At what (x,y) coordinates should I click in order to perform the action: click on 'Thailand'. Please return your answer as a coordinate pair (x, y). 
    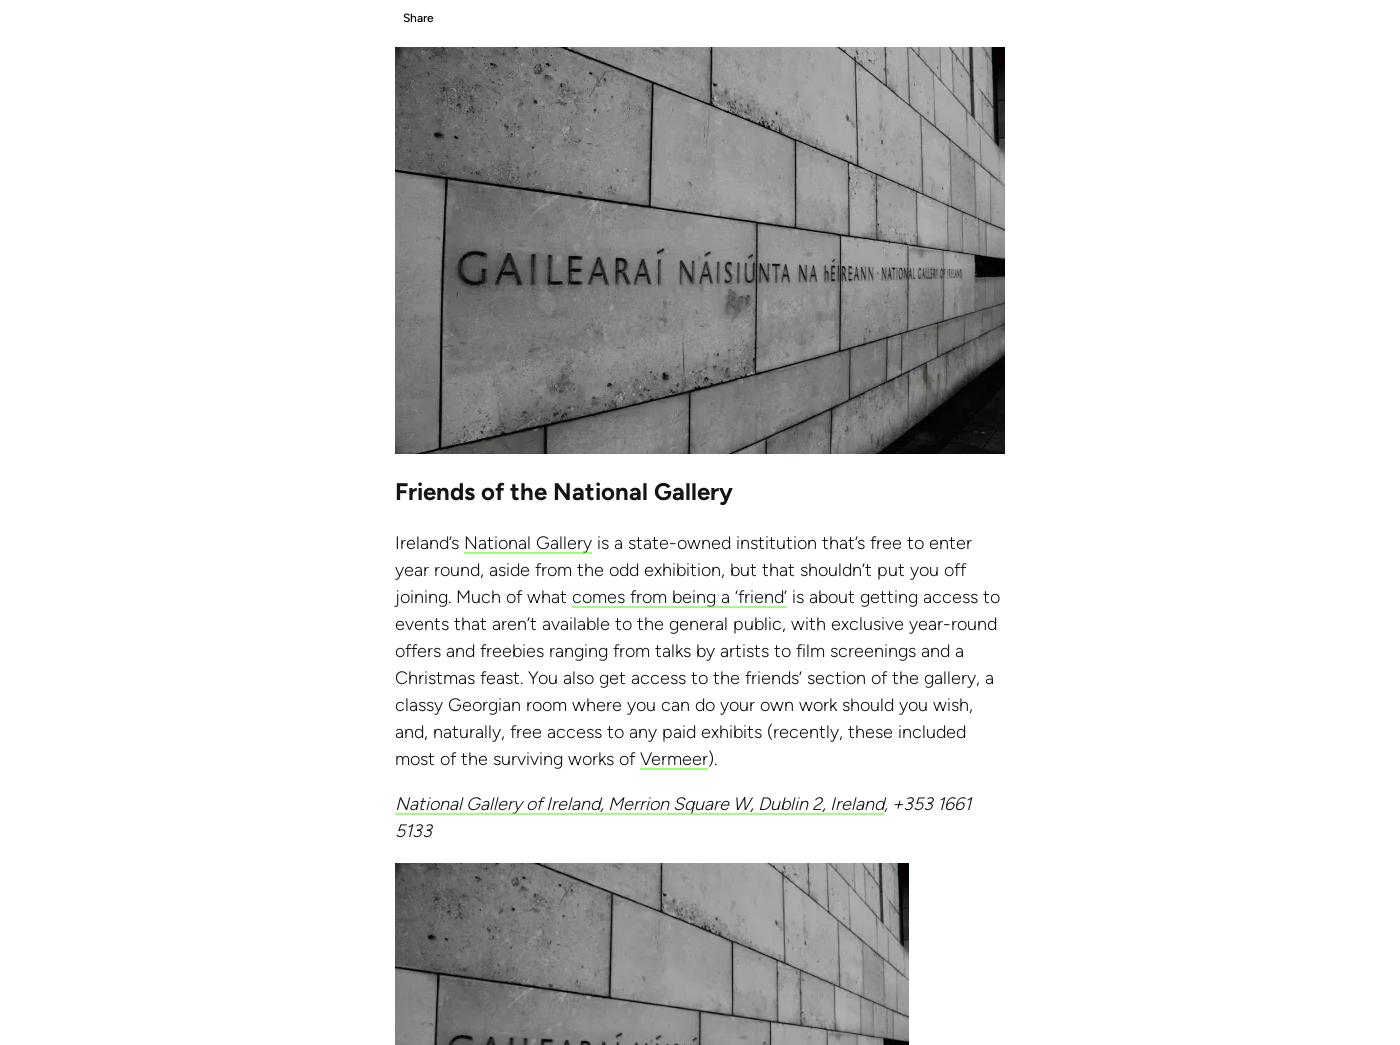
    Looking at the image, I should click on (112, 46).